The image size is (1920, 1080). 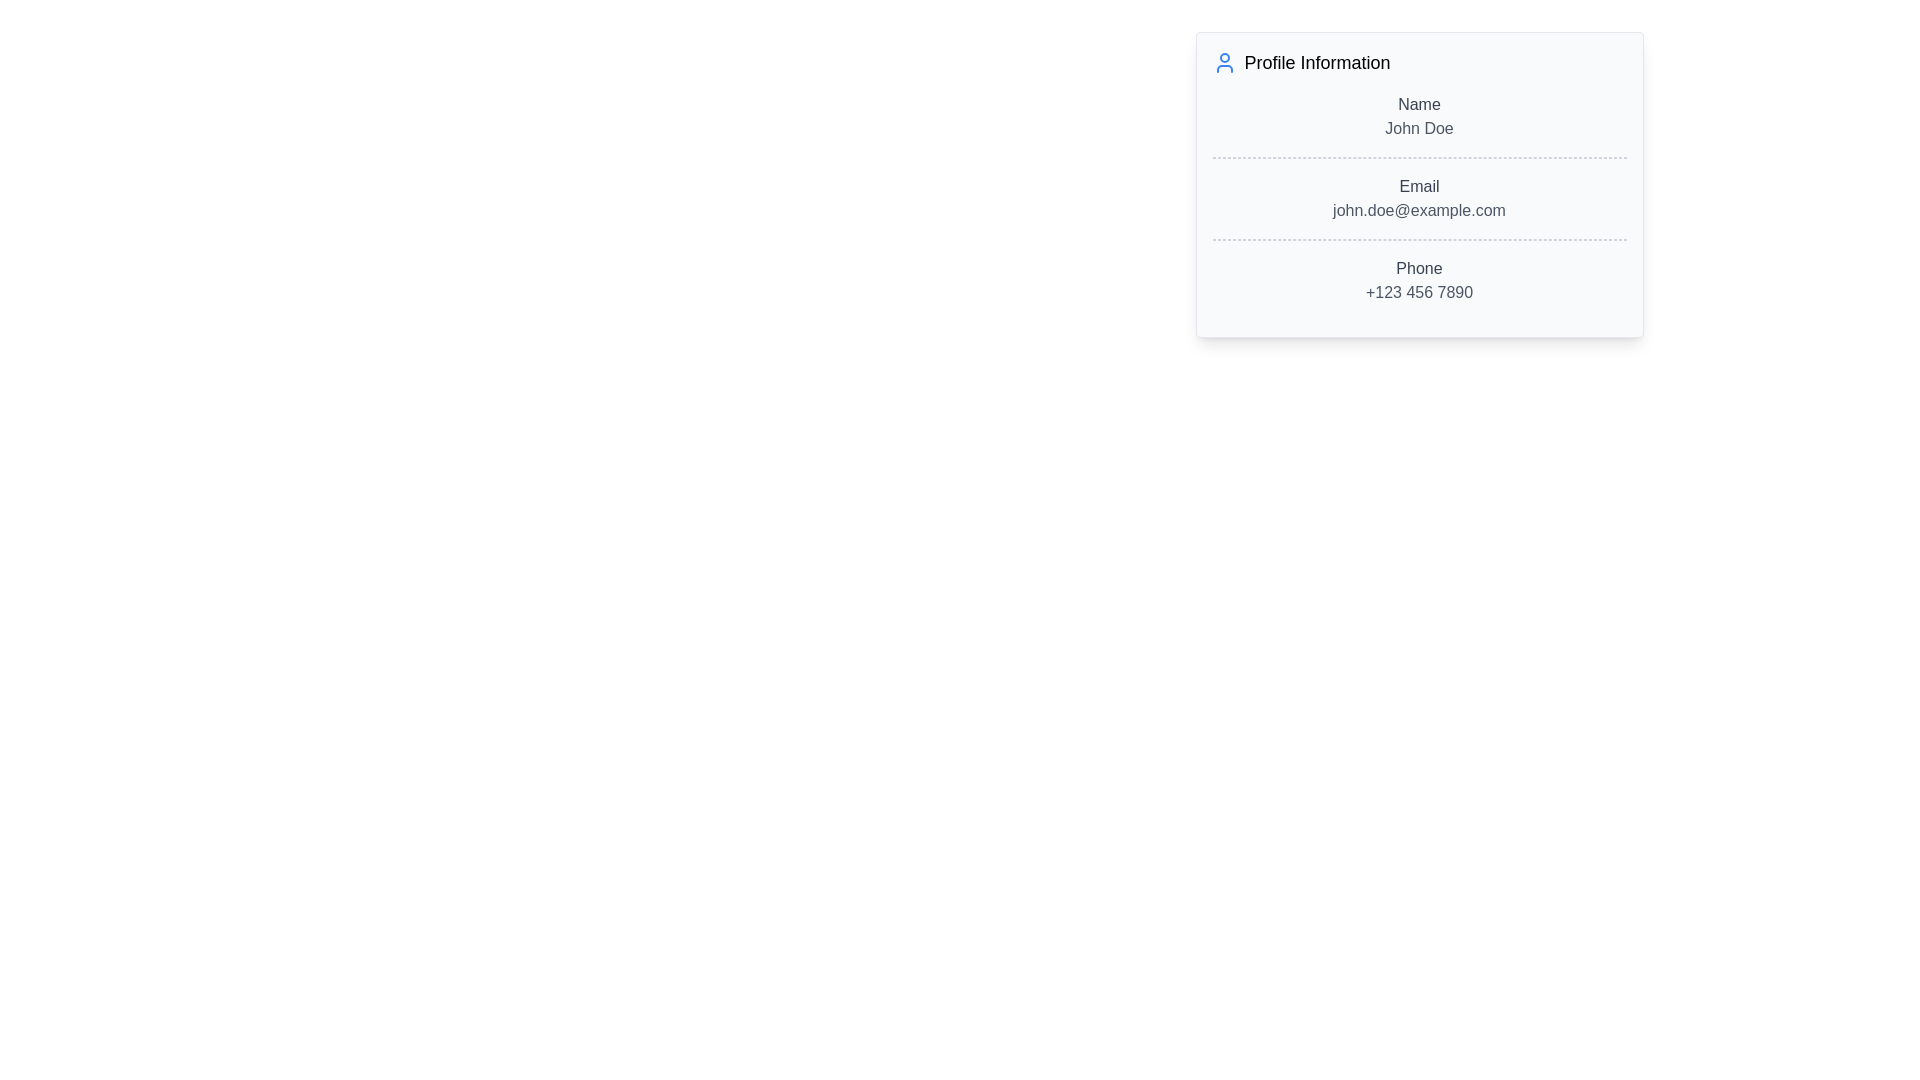 What do you see at coordinates (1418, 116) in the screenshot?
I see `the Display block that shows the user's name, located within the 'Profile Information' card, positioned just below the title 'Profile Information'` at bounding box center [1418, 116].